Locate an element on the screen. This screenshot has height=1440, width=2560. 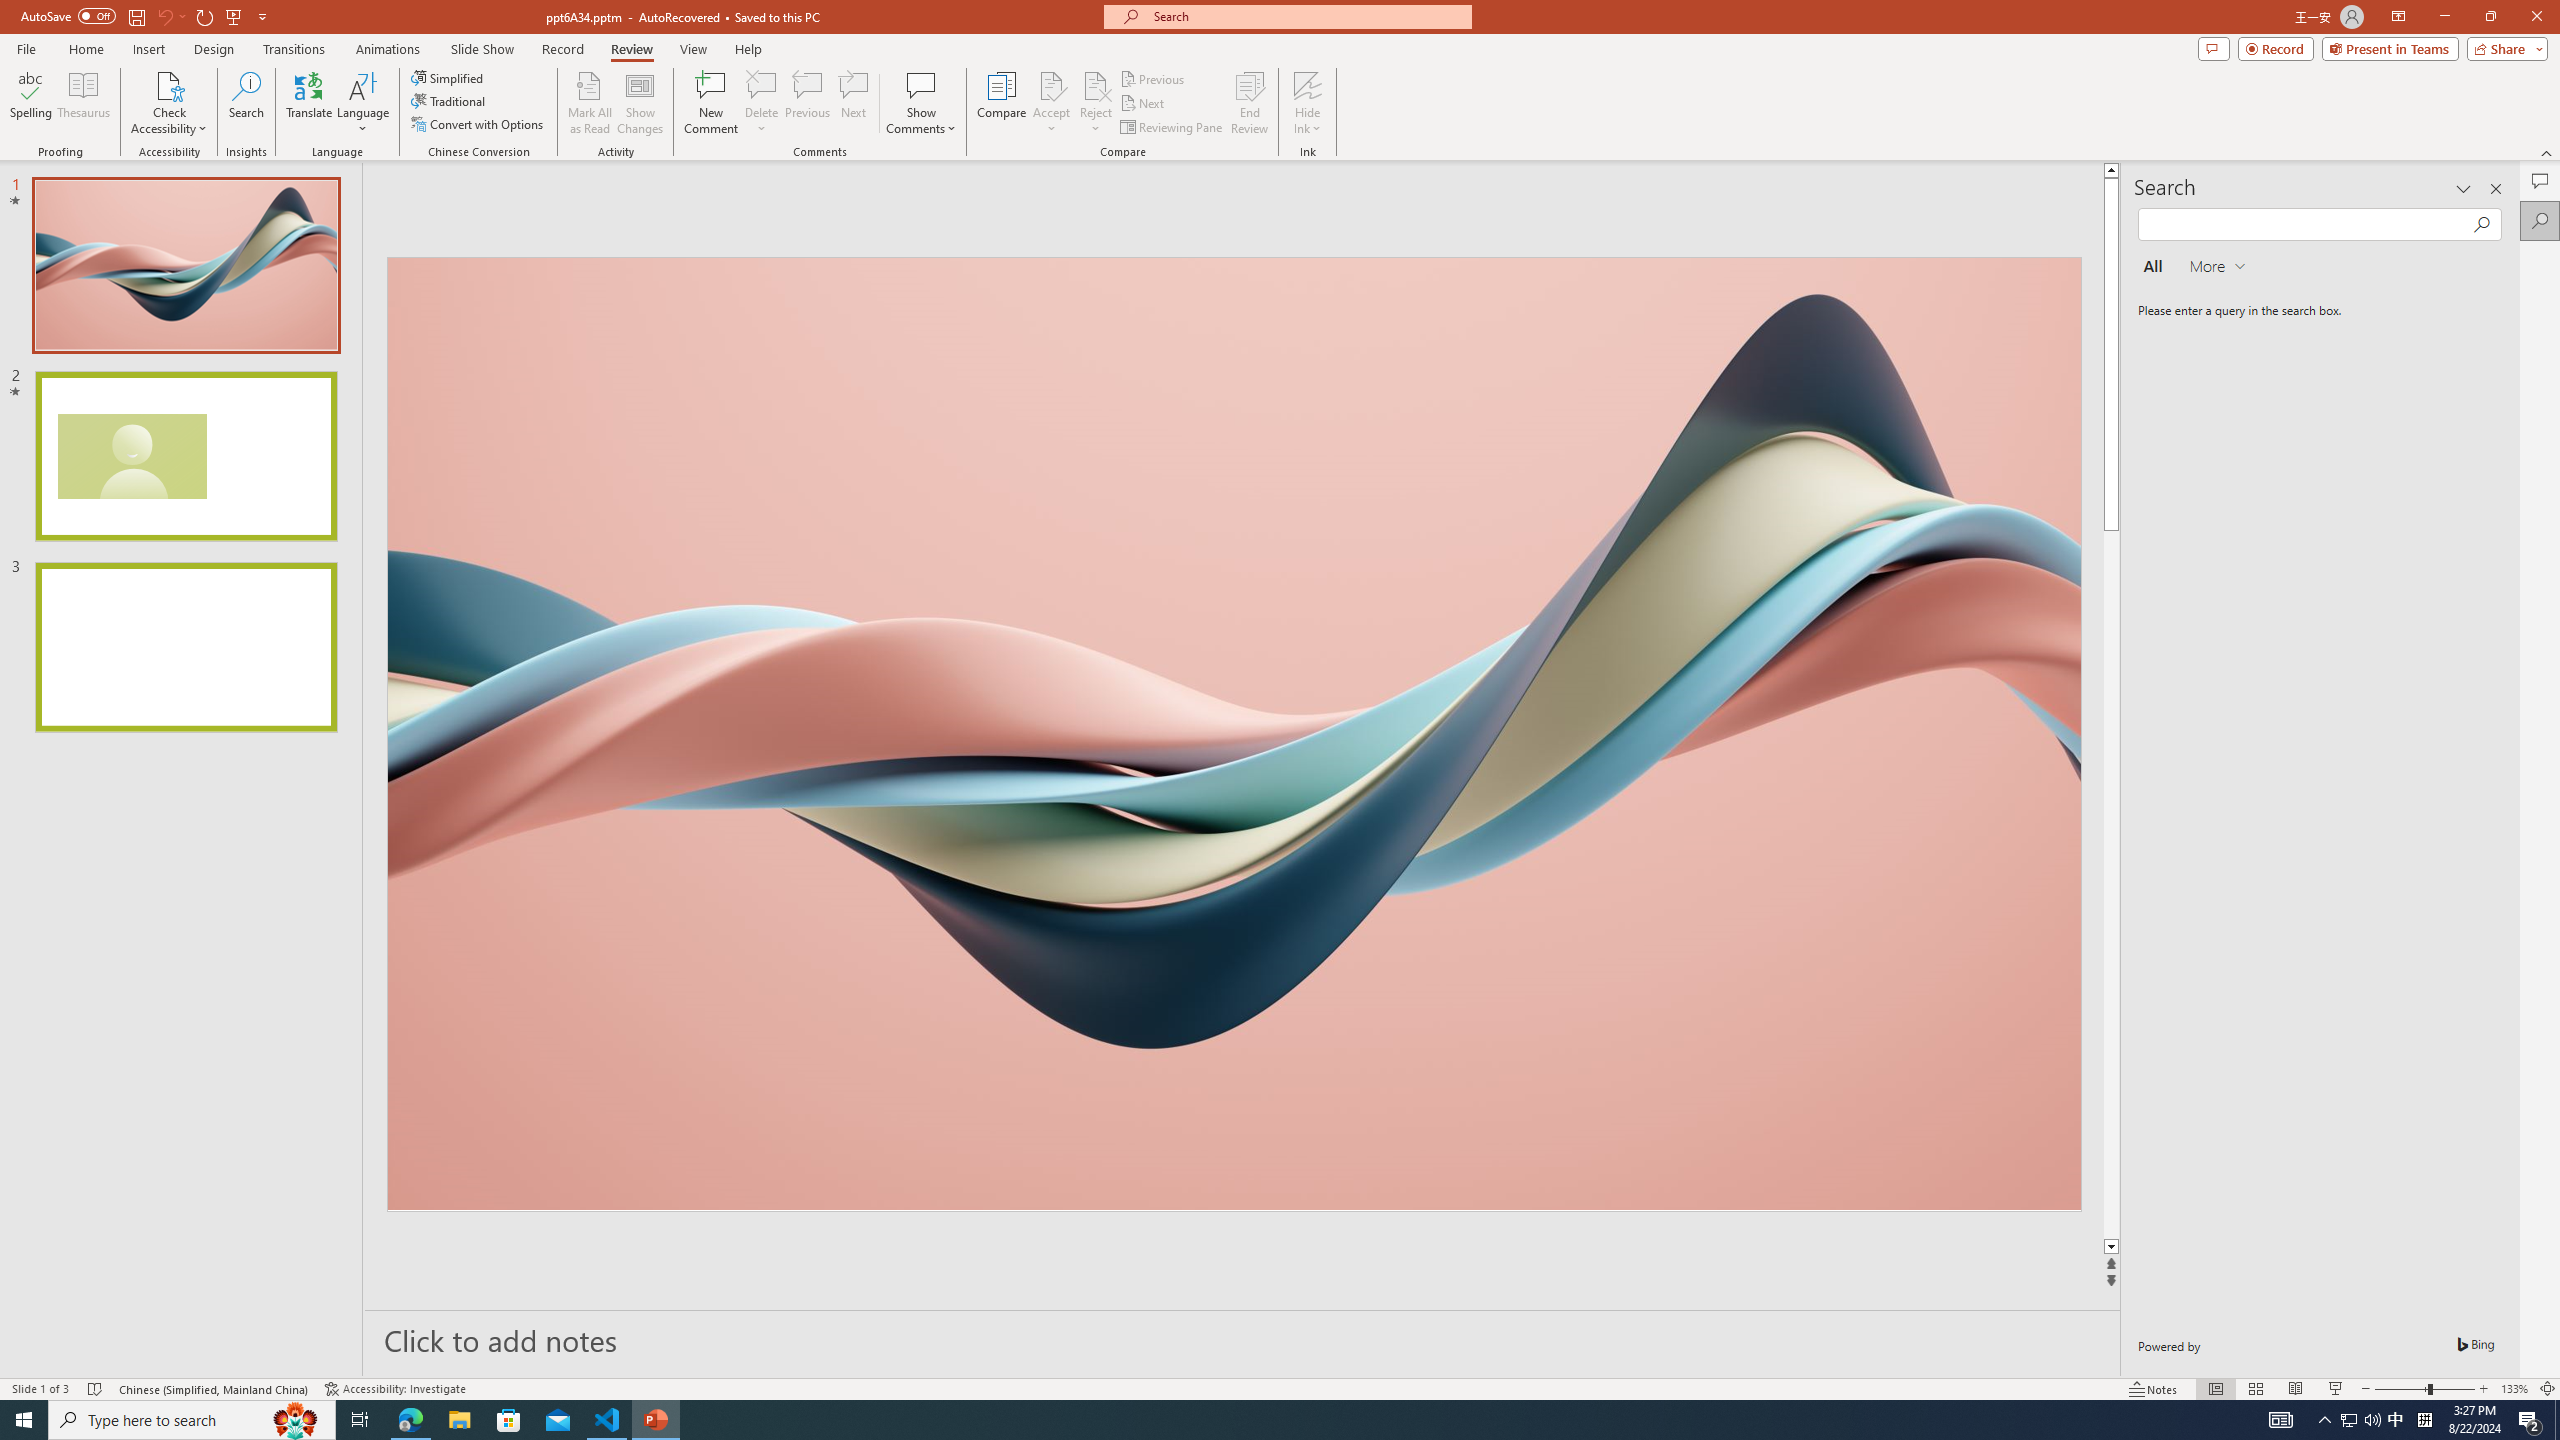
'Show Changes' is located at coordinates (640, 103).